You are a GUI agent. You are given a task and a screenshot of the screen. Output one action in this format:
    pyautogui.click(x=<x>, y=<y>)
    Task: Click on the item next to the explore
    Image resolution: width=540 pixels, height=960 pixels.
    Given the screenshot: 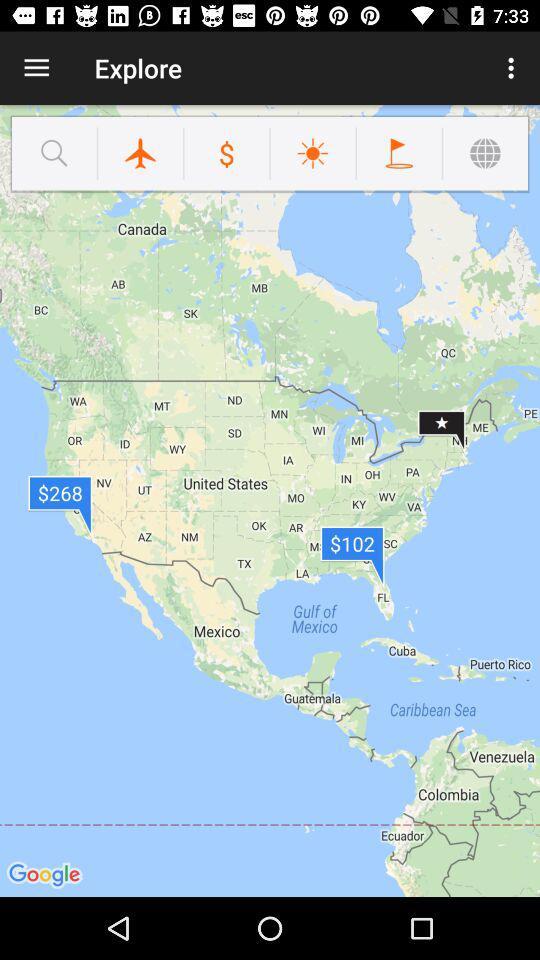 What is the action you would take?
    pyautogui.click(x=36, y=68)
    